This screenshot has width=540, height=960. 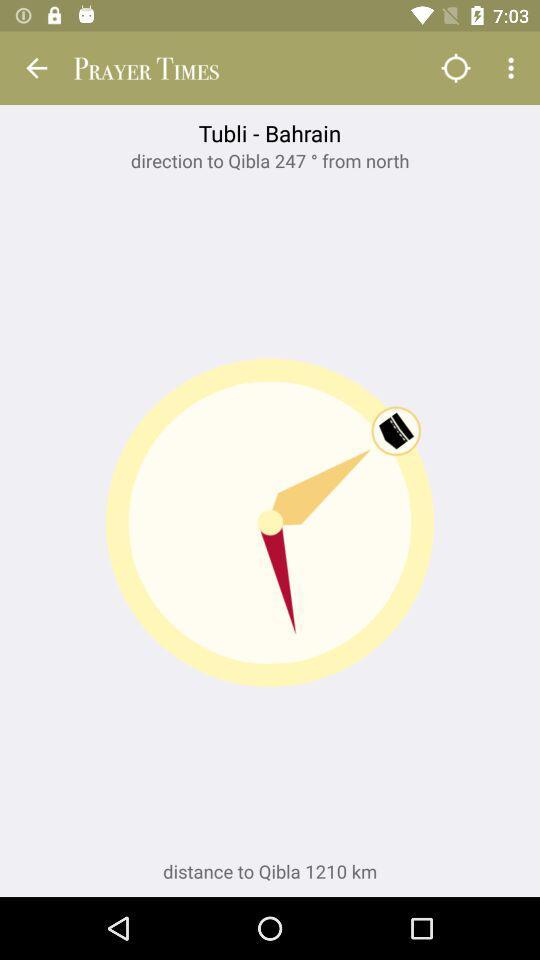 What do you see at coordinates (36, 68) in the screenshot?
I see `icon above the tubli - bahrain` at bounding box center [36, 68].